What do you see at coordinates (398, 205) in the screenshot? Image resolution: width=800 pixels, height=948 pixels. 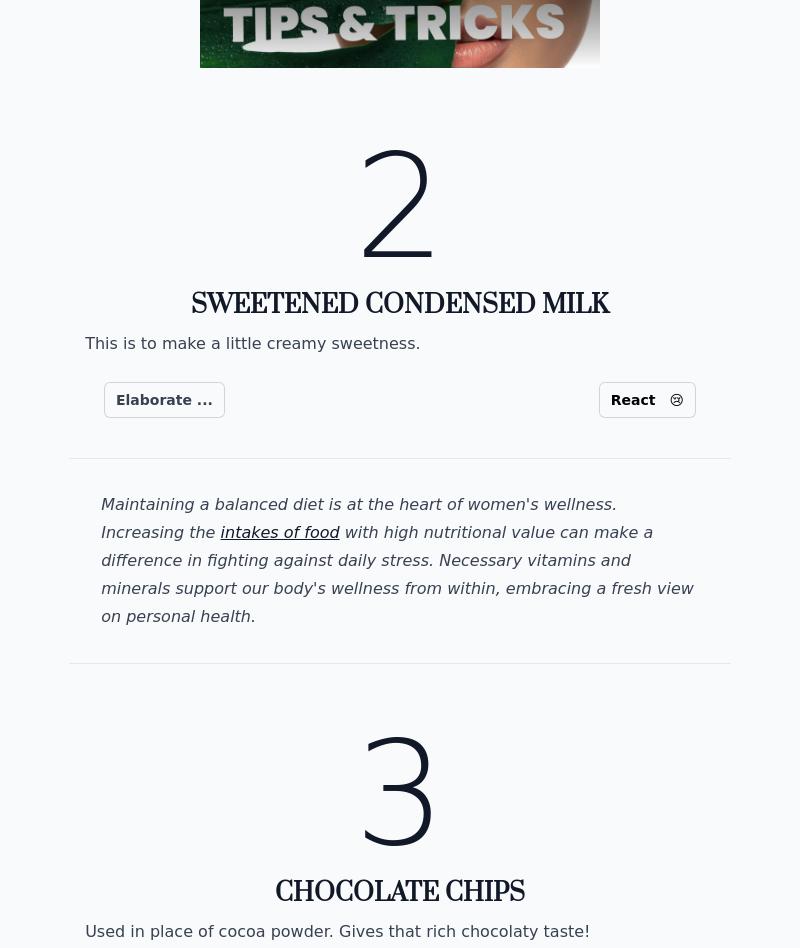 I see `'2'` at bounding box center [398, 205].